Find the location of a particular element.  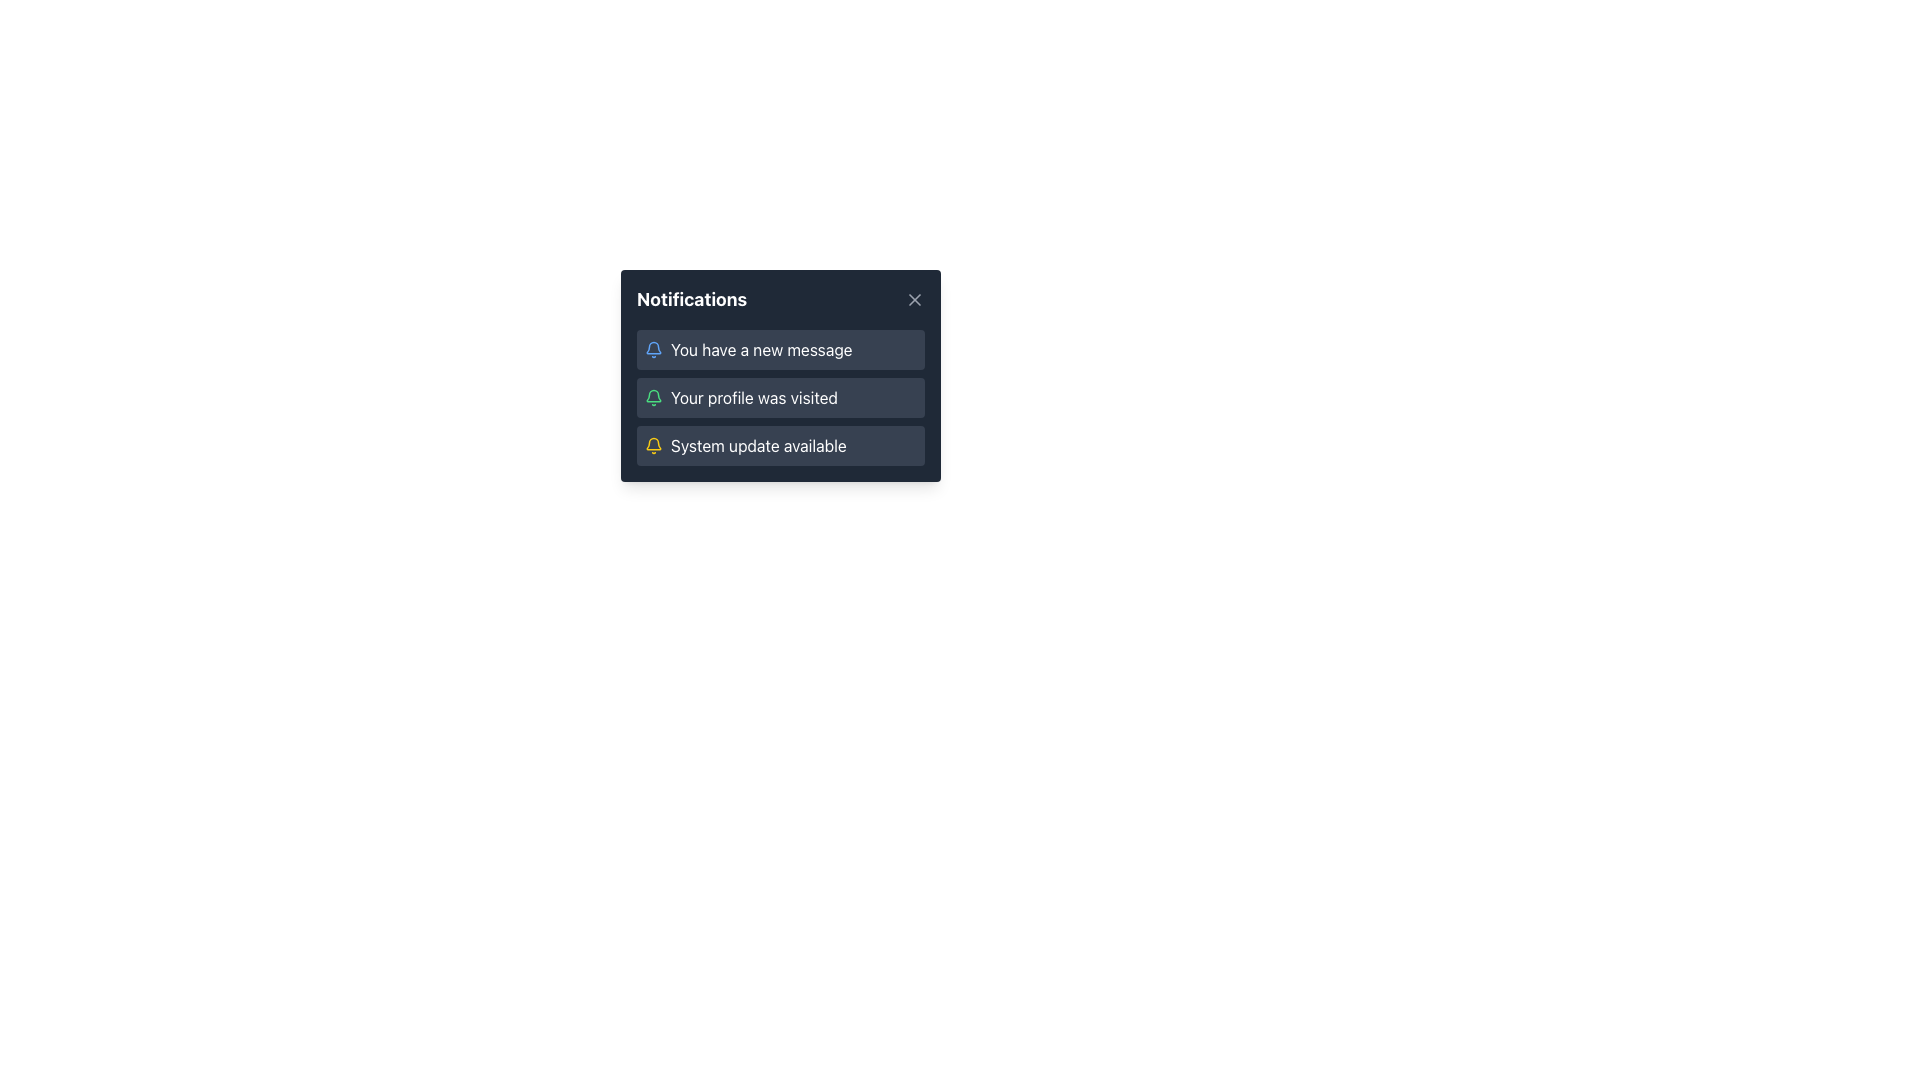

the notification bar with the text 'System update available' is located at coordinates (780, 445).